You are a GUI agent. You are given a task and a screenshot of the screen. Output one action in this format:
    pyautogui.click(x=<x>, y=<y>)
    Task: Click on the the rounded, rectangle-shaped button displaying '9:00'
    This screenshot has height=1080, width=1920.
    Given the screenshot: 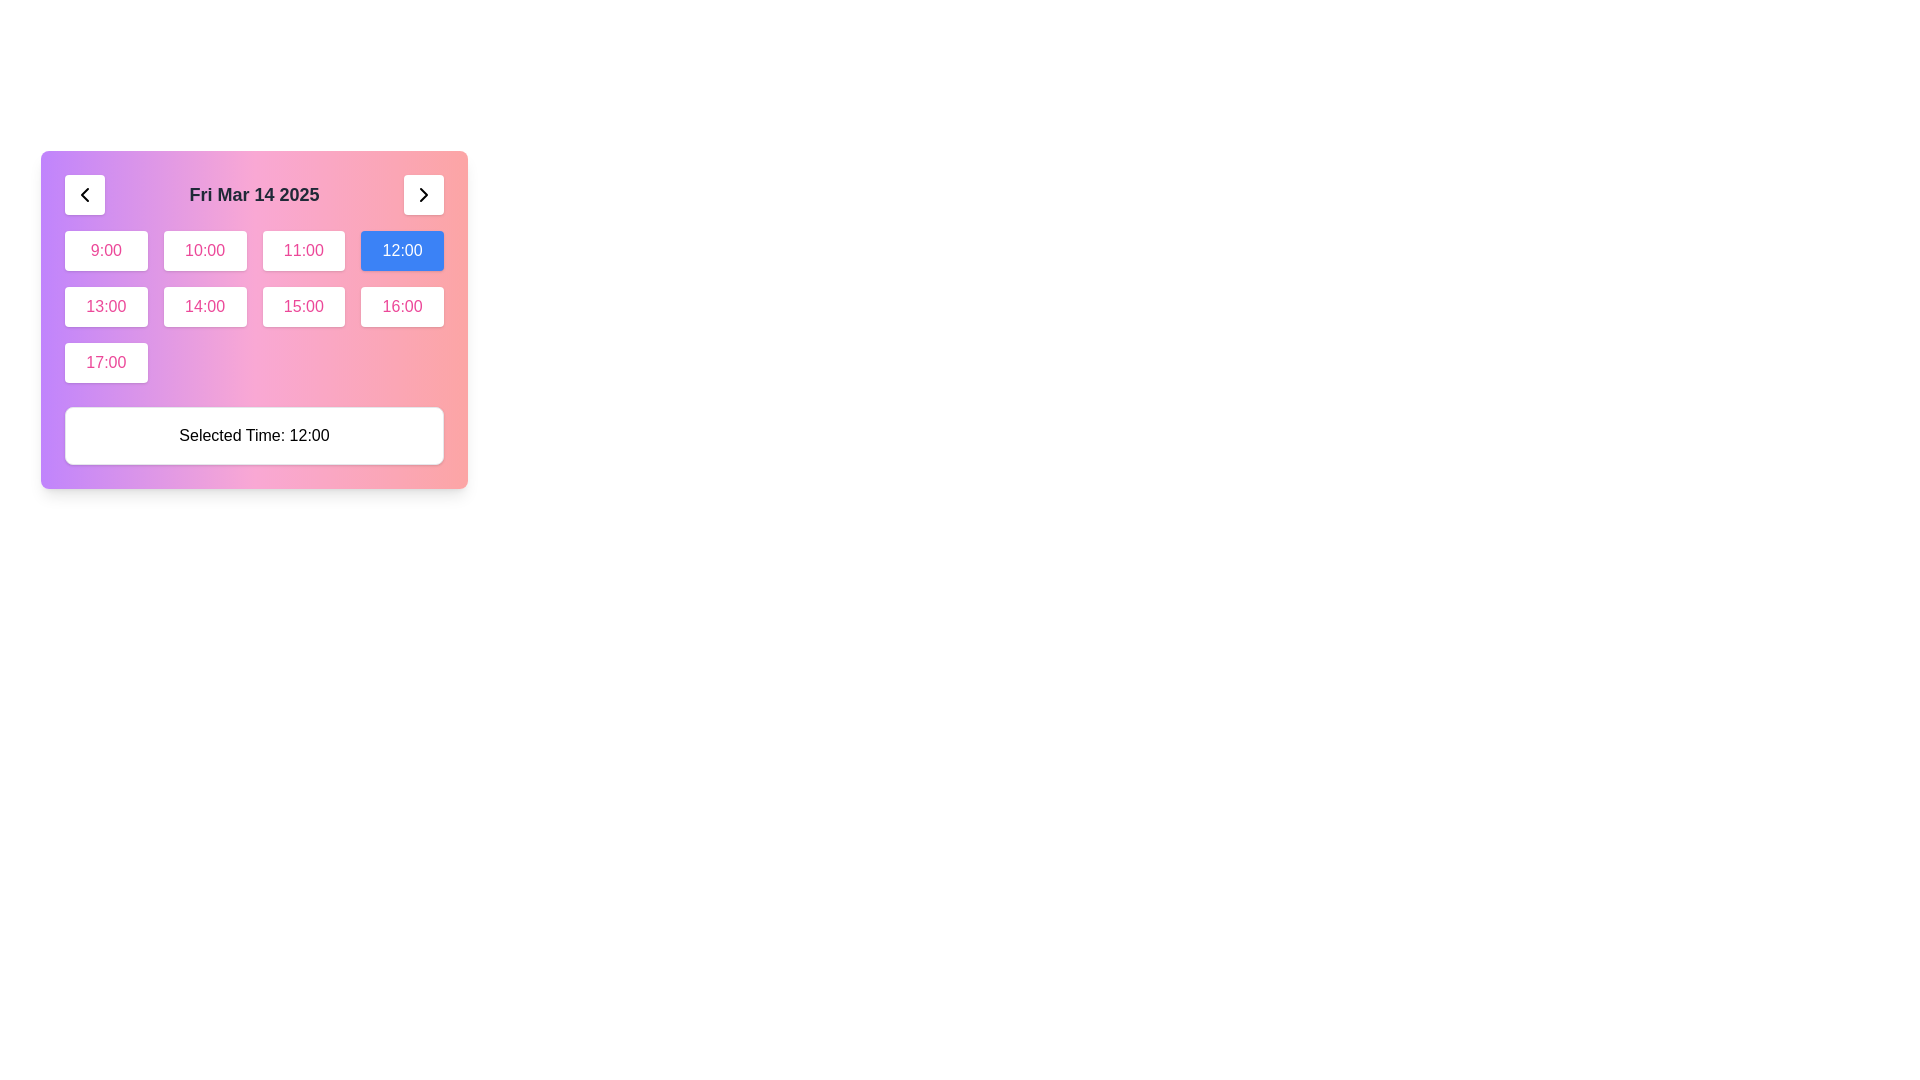 What is the action you would take?
    pyautogui.click(x=105, y=249)
    